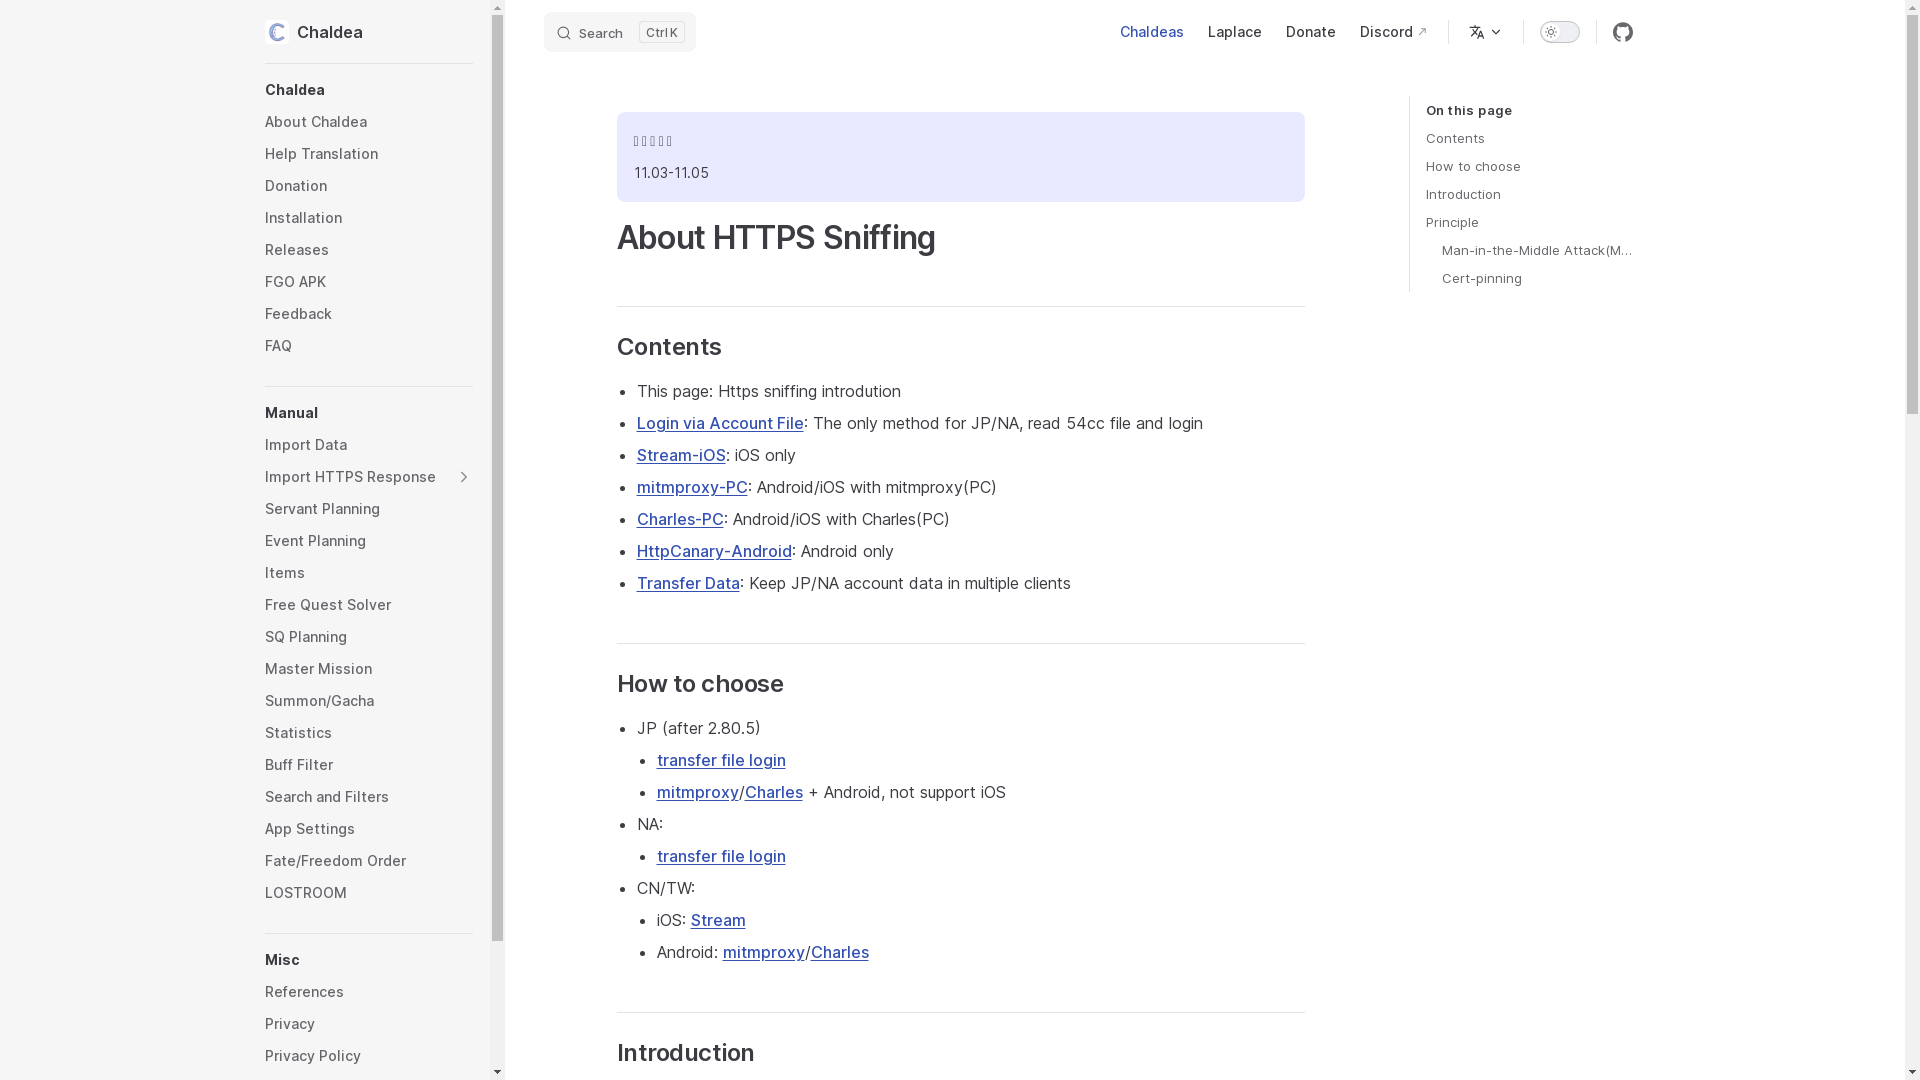 The image size is (1920, 1080). I want to click on 'Man-in-the-Middle Attack(MITM)', so click(1536, 249).